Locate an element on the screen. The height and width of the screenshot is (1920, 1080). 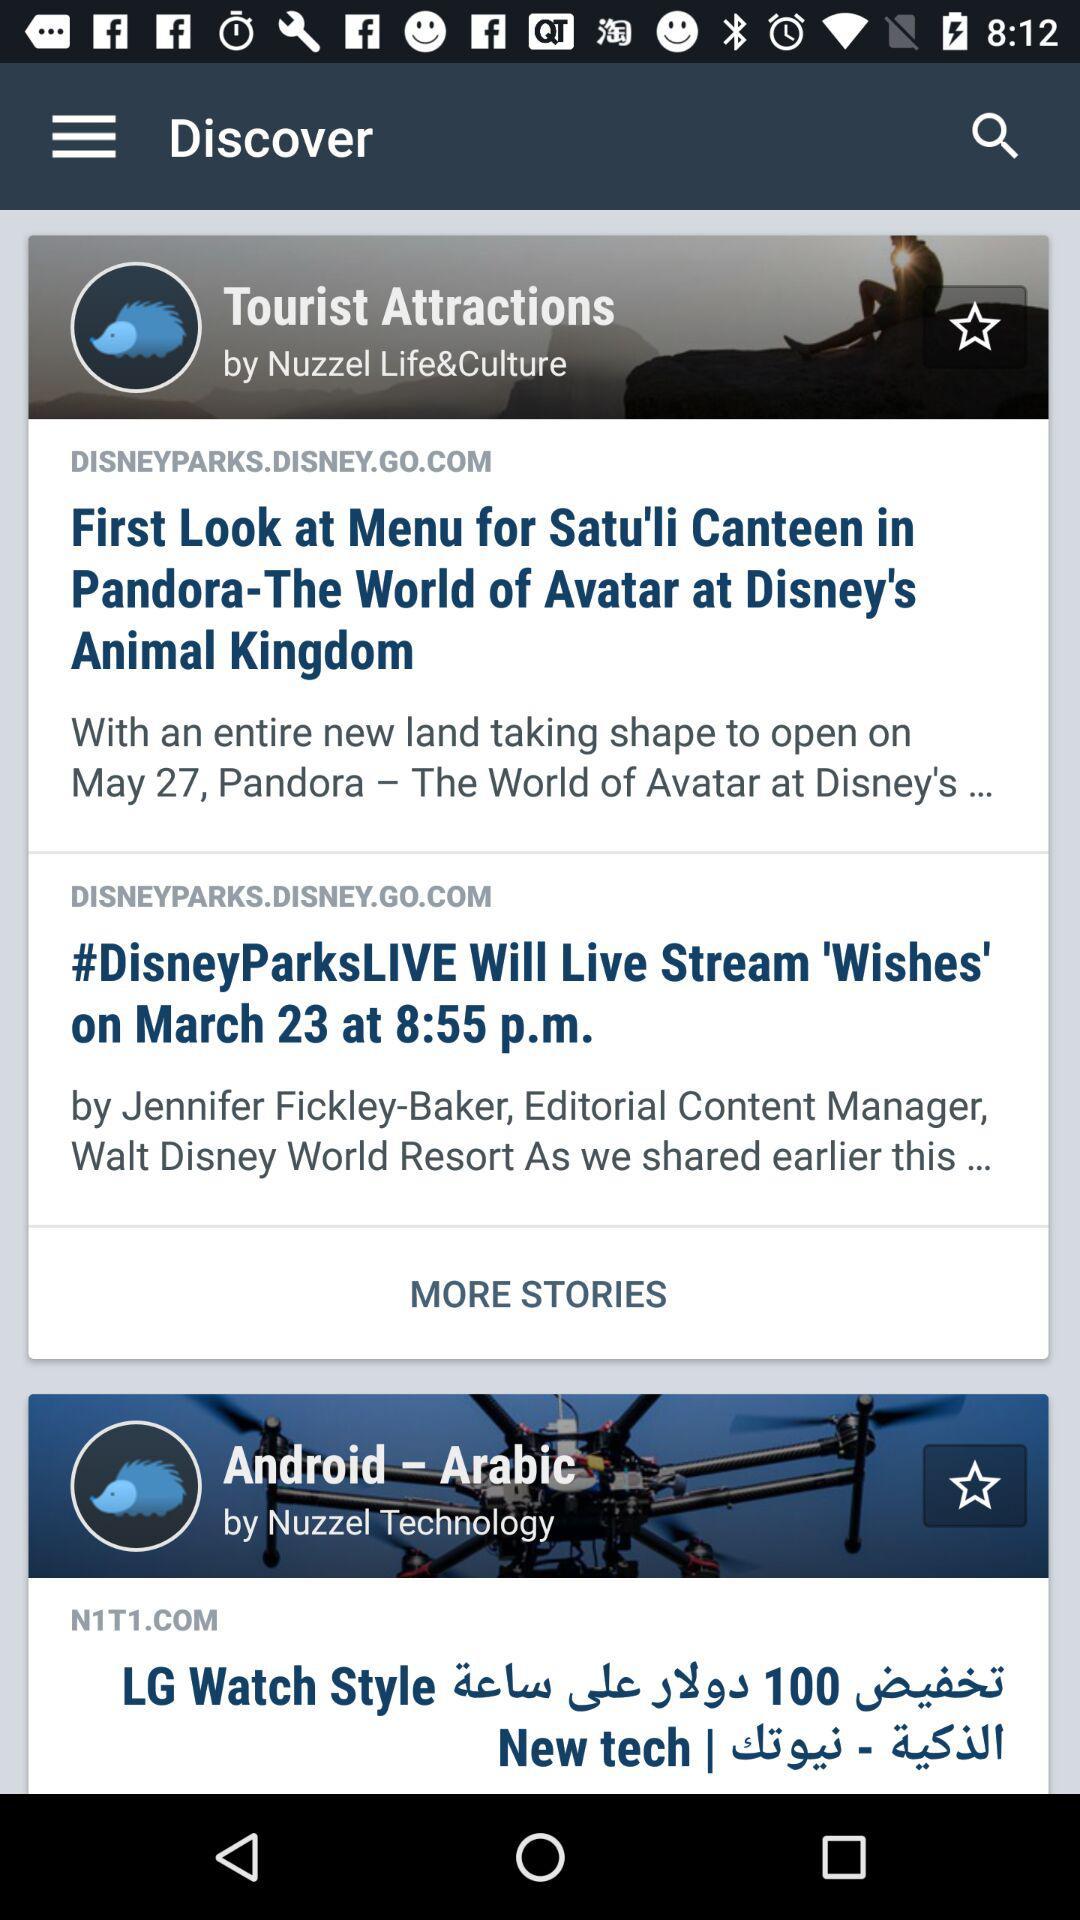
topic is located at coordinates (974, 326).